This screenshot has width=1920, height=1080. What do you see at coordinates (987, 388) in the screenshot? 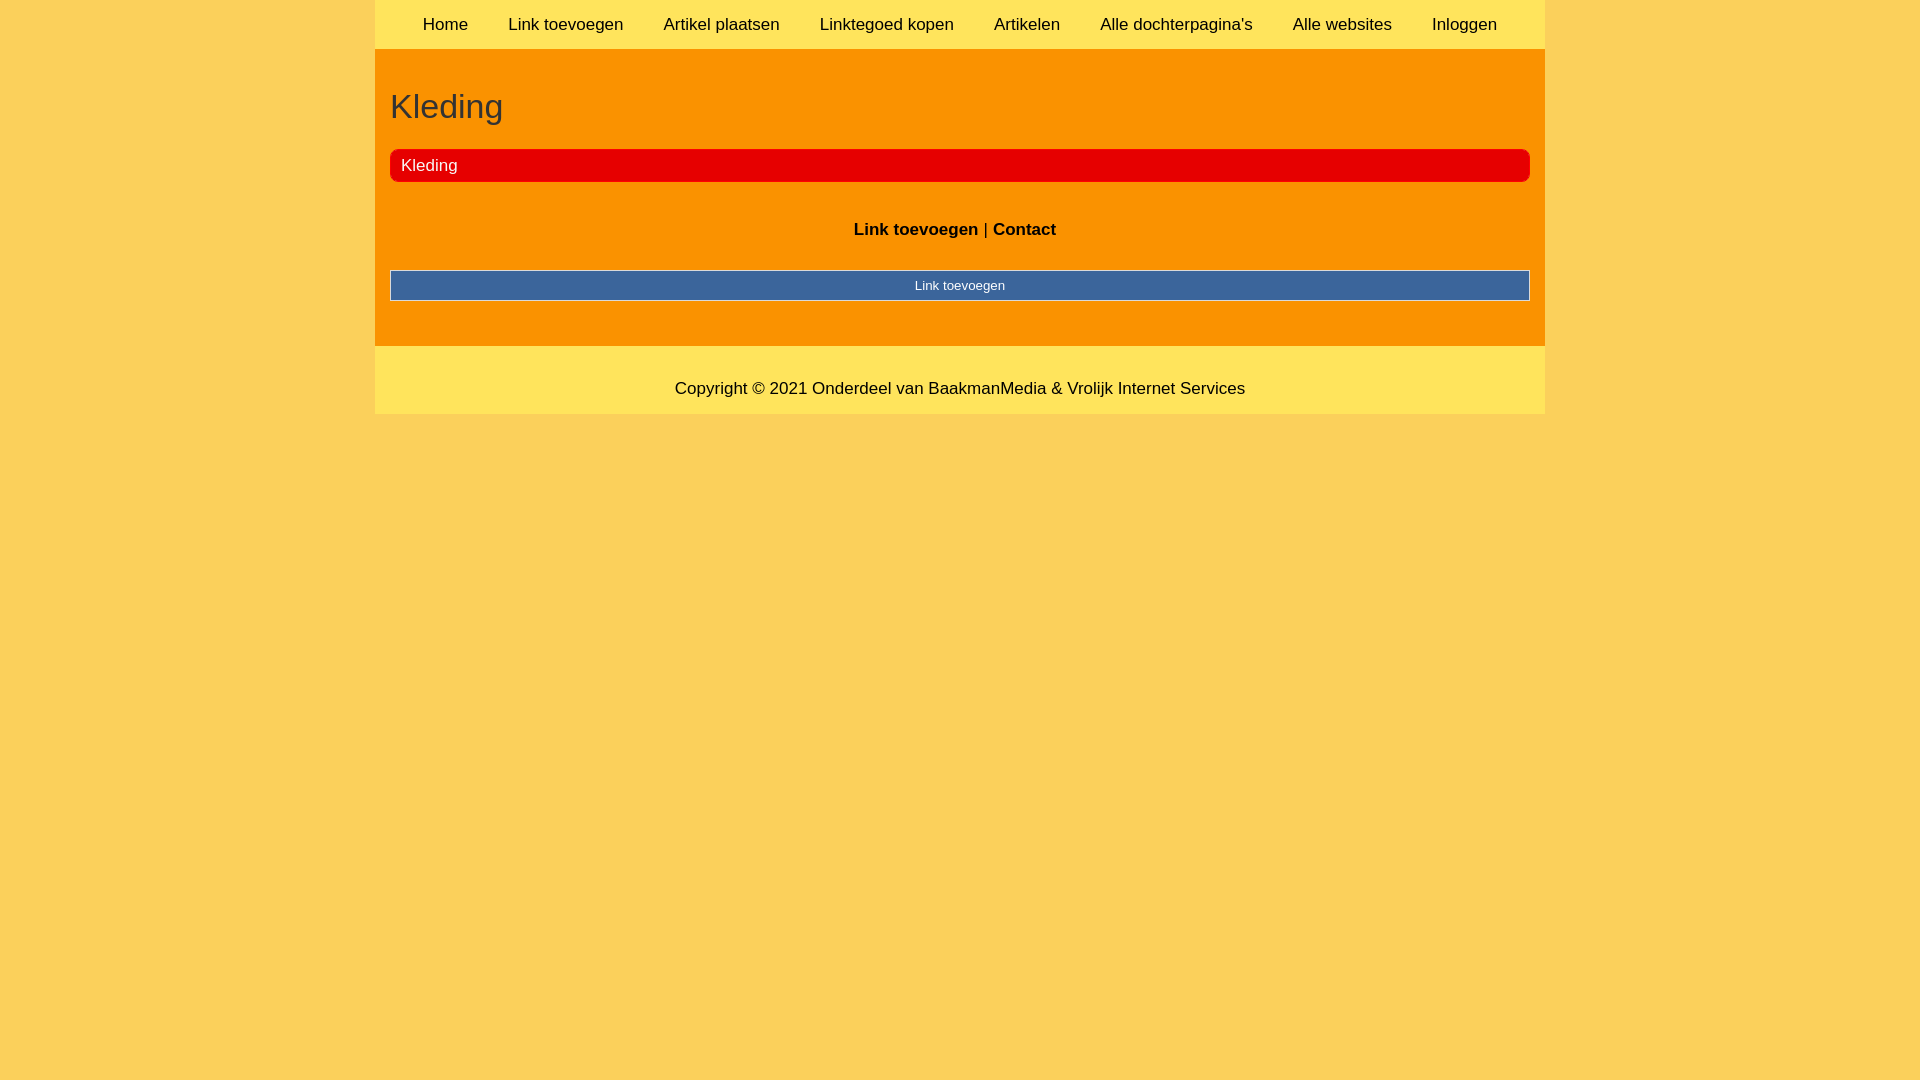
I see `'BaakmanMedia'` at bounding box center [987, 388].